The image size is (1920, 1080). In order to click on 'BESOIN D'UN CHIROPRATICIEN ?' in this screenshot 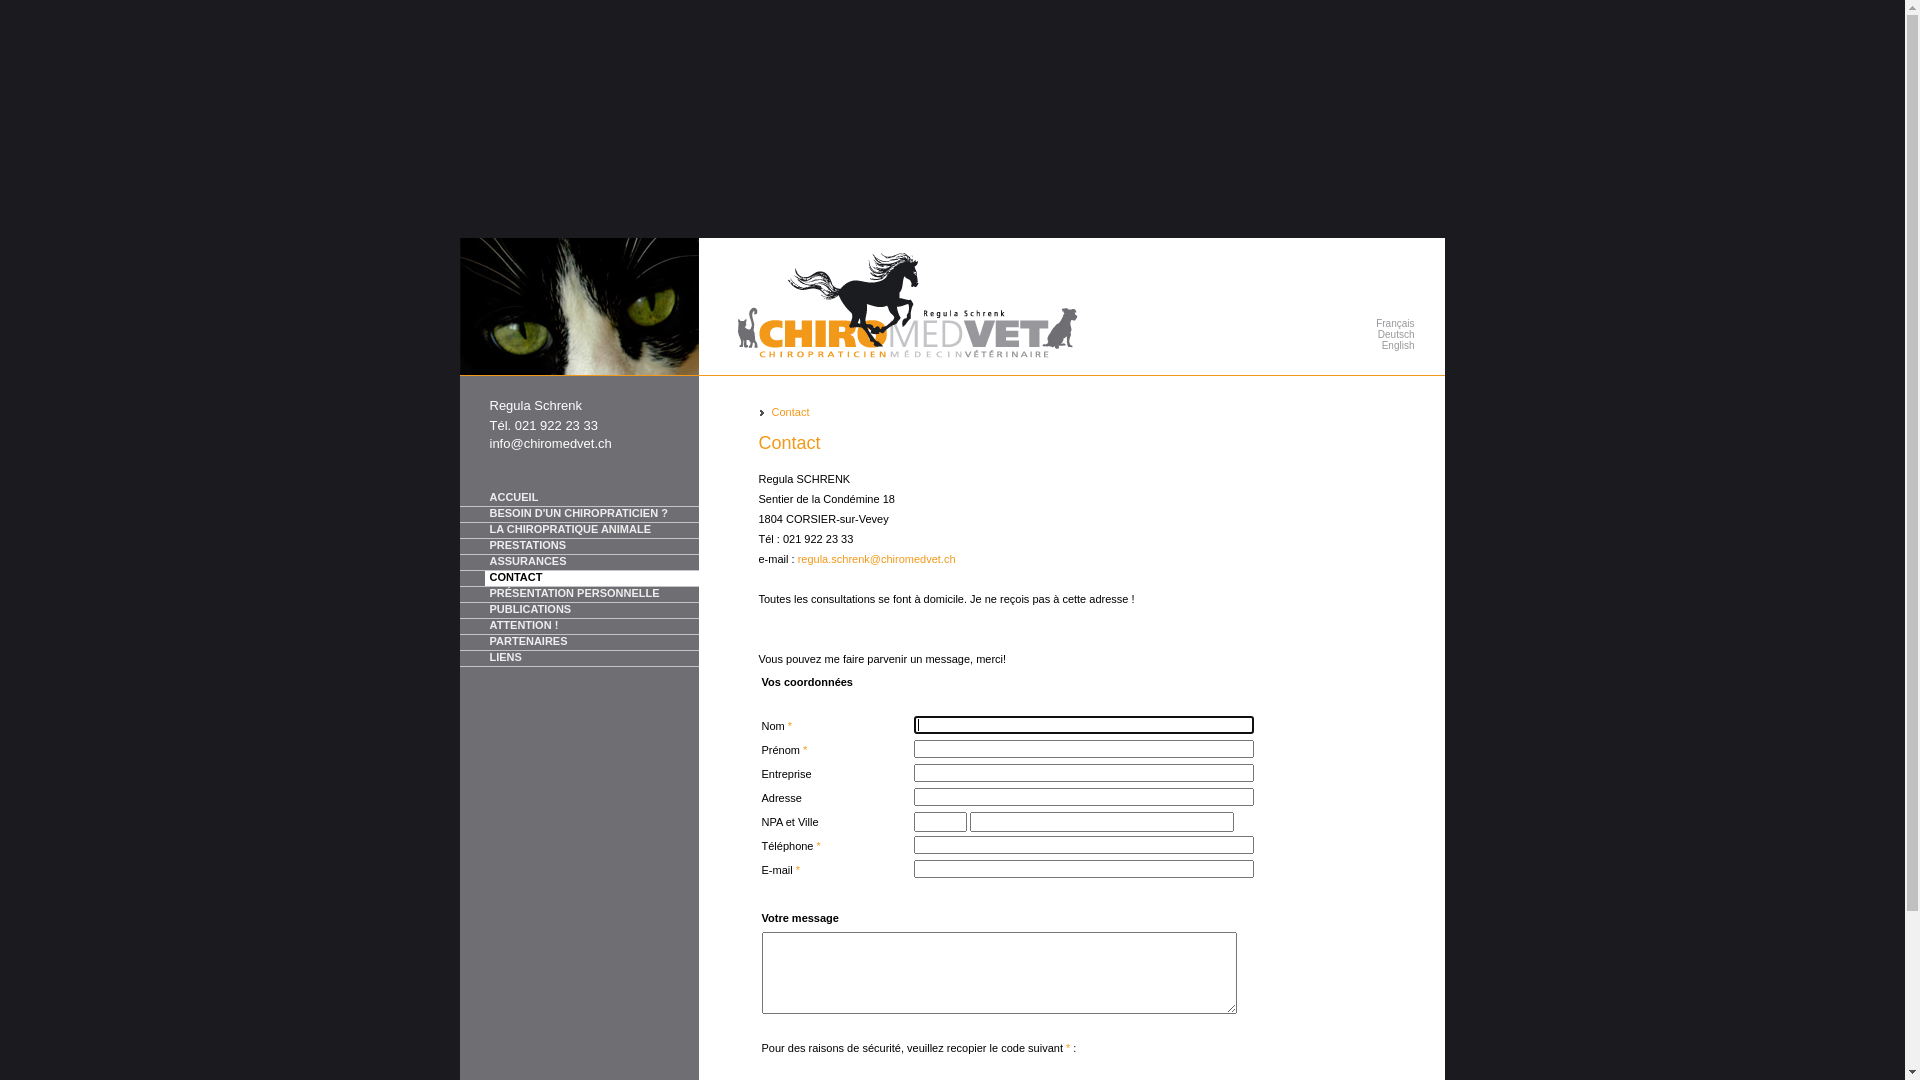, I will do `click(589, 513)`.